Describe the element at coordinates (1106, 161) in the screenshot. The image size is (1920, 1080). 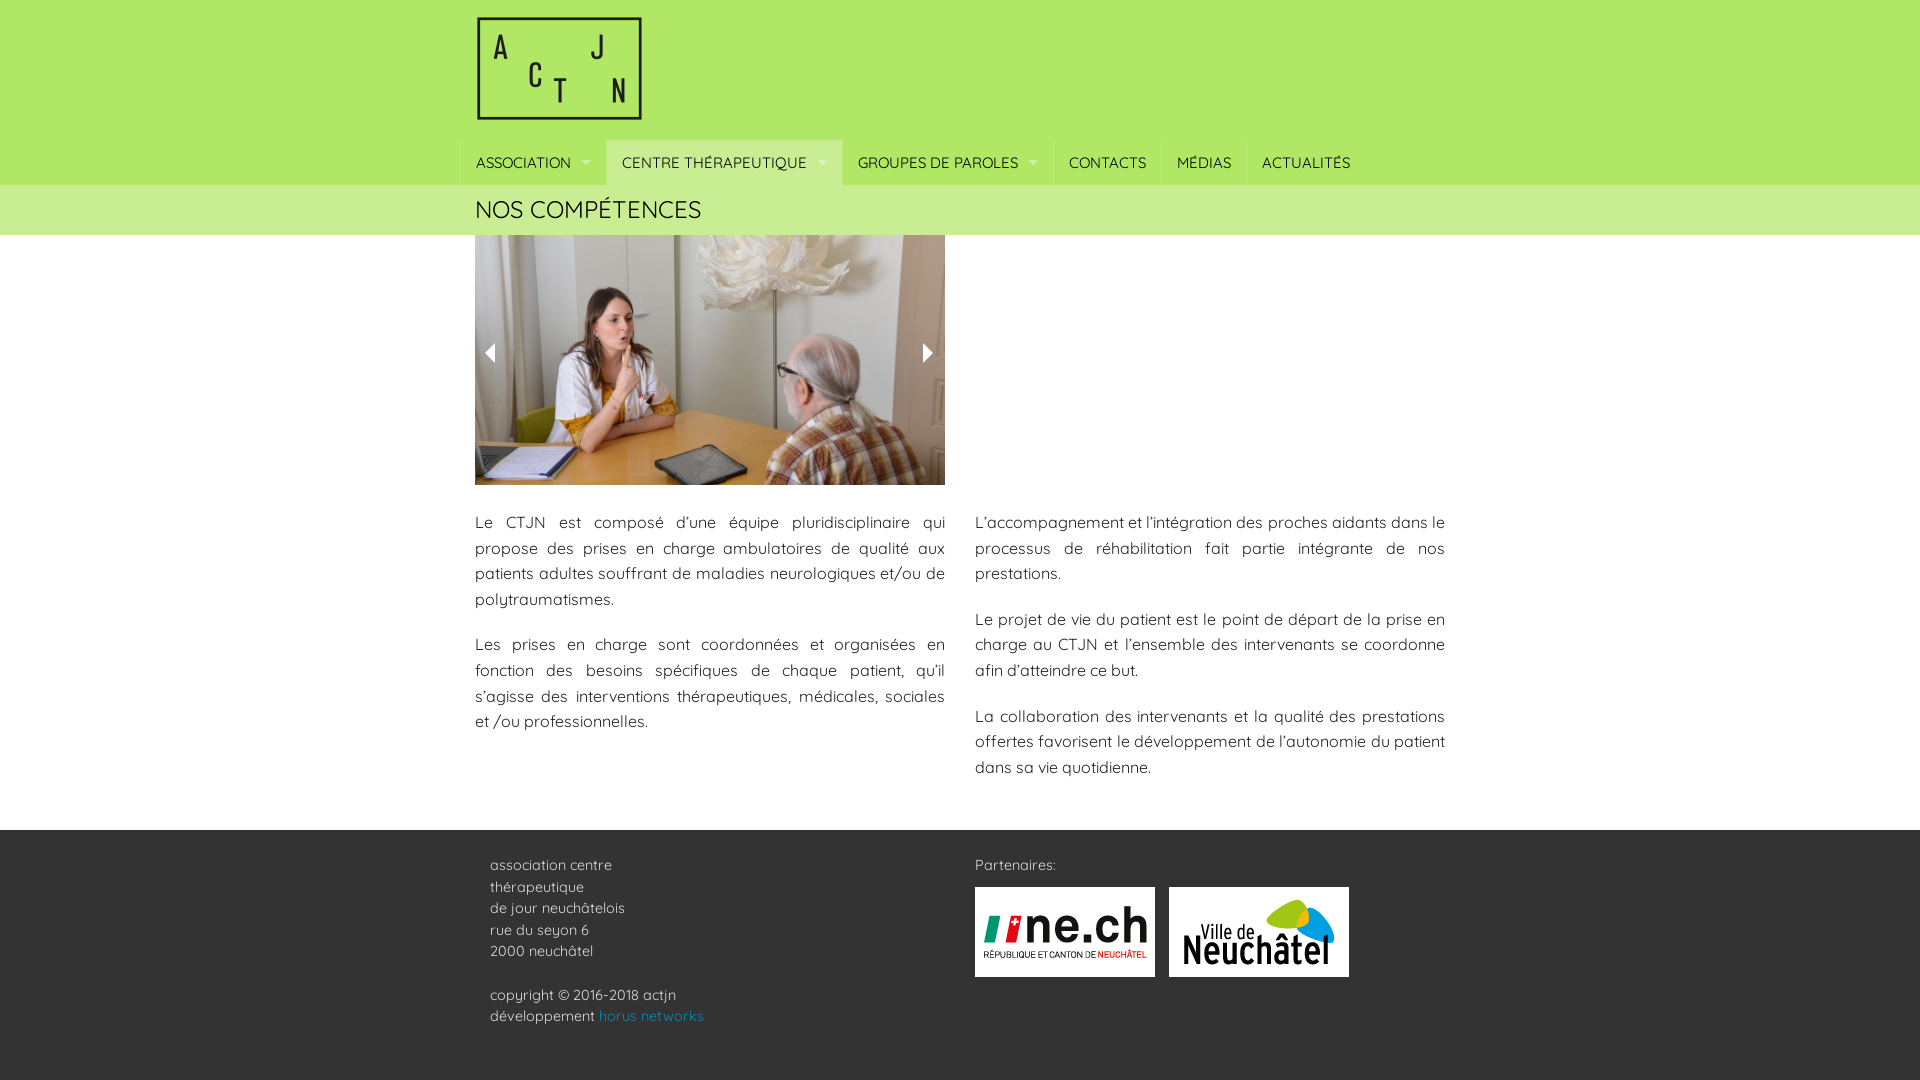
I see `'CONTACTS'` at that location.